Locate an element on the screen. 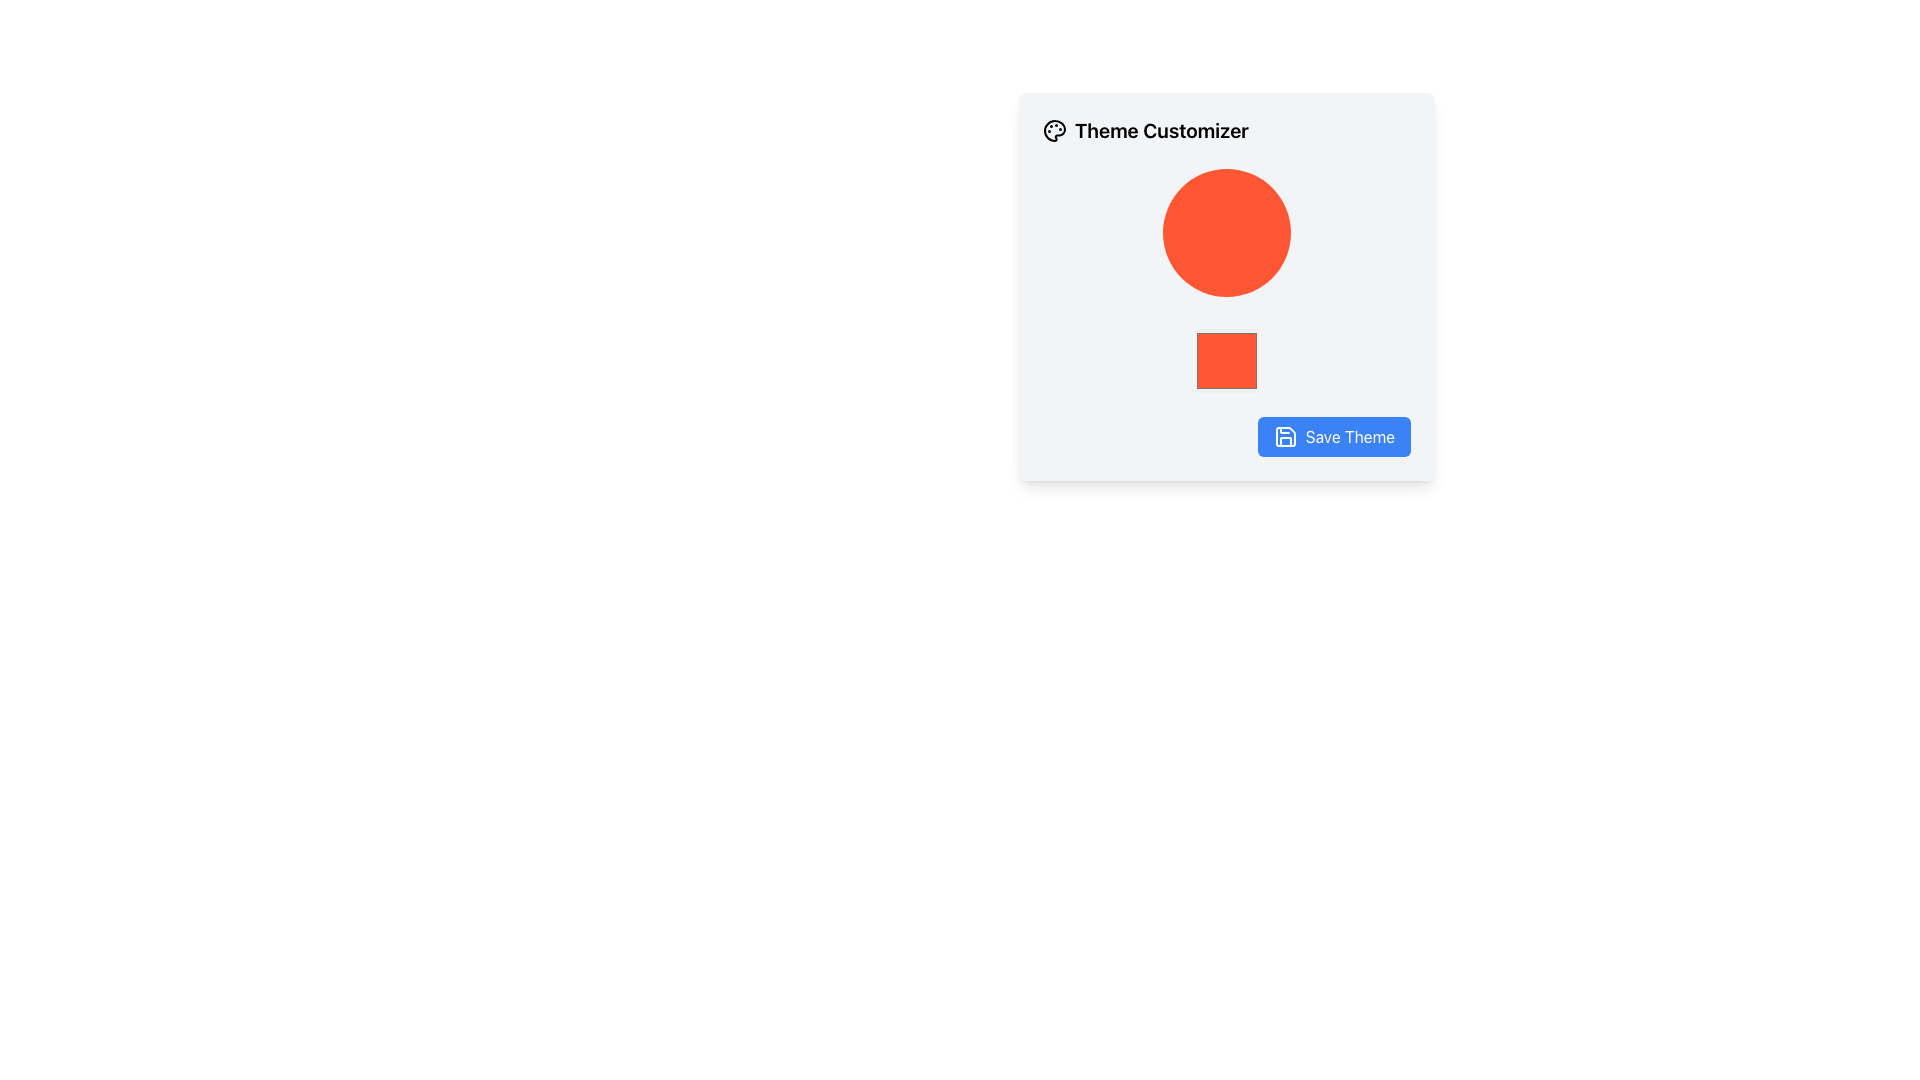 This screenshot has width=1920, height=1080. text label 'Theme Customizer' from the Text and Icon Combination element located at the top-left corner of the card-like section is located at coordinates (1226, 131).